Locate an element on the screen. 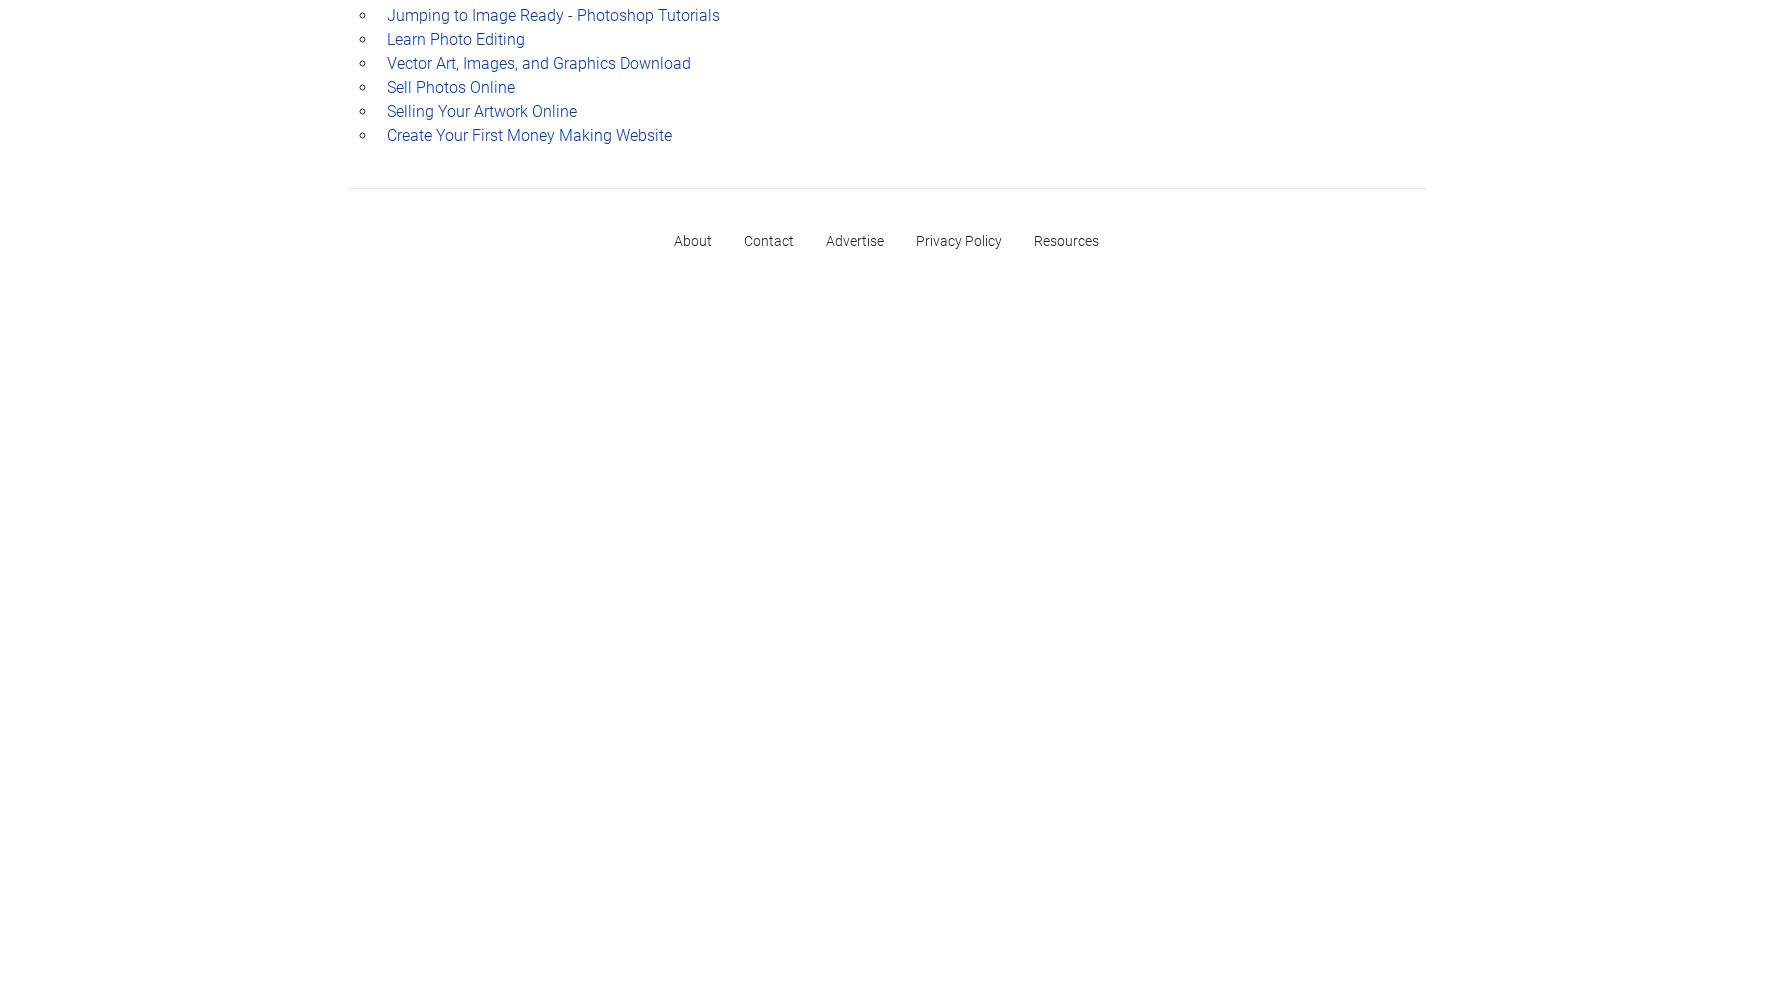  'Privacy Policy' is located at coordinates (959, 239).